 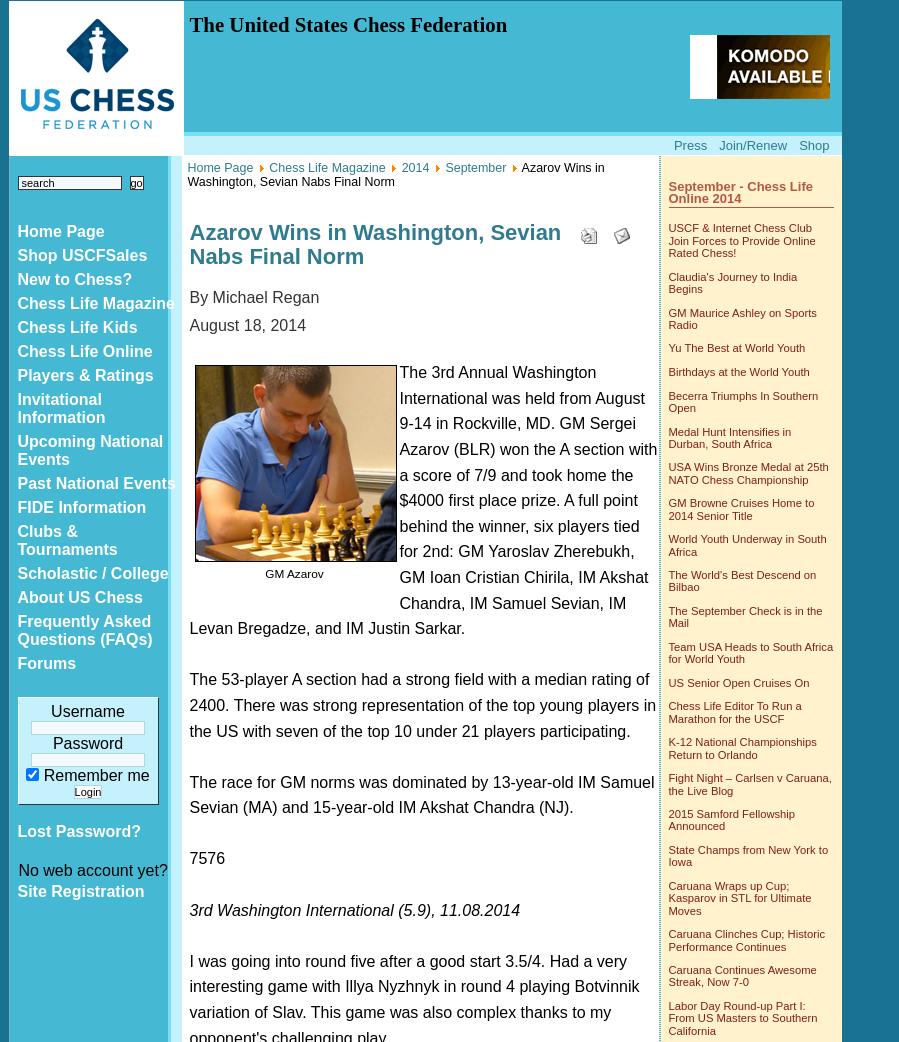 I want to click on 'Shop USCFSales', so click(x=80, y=254).